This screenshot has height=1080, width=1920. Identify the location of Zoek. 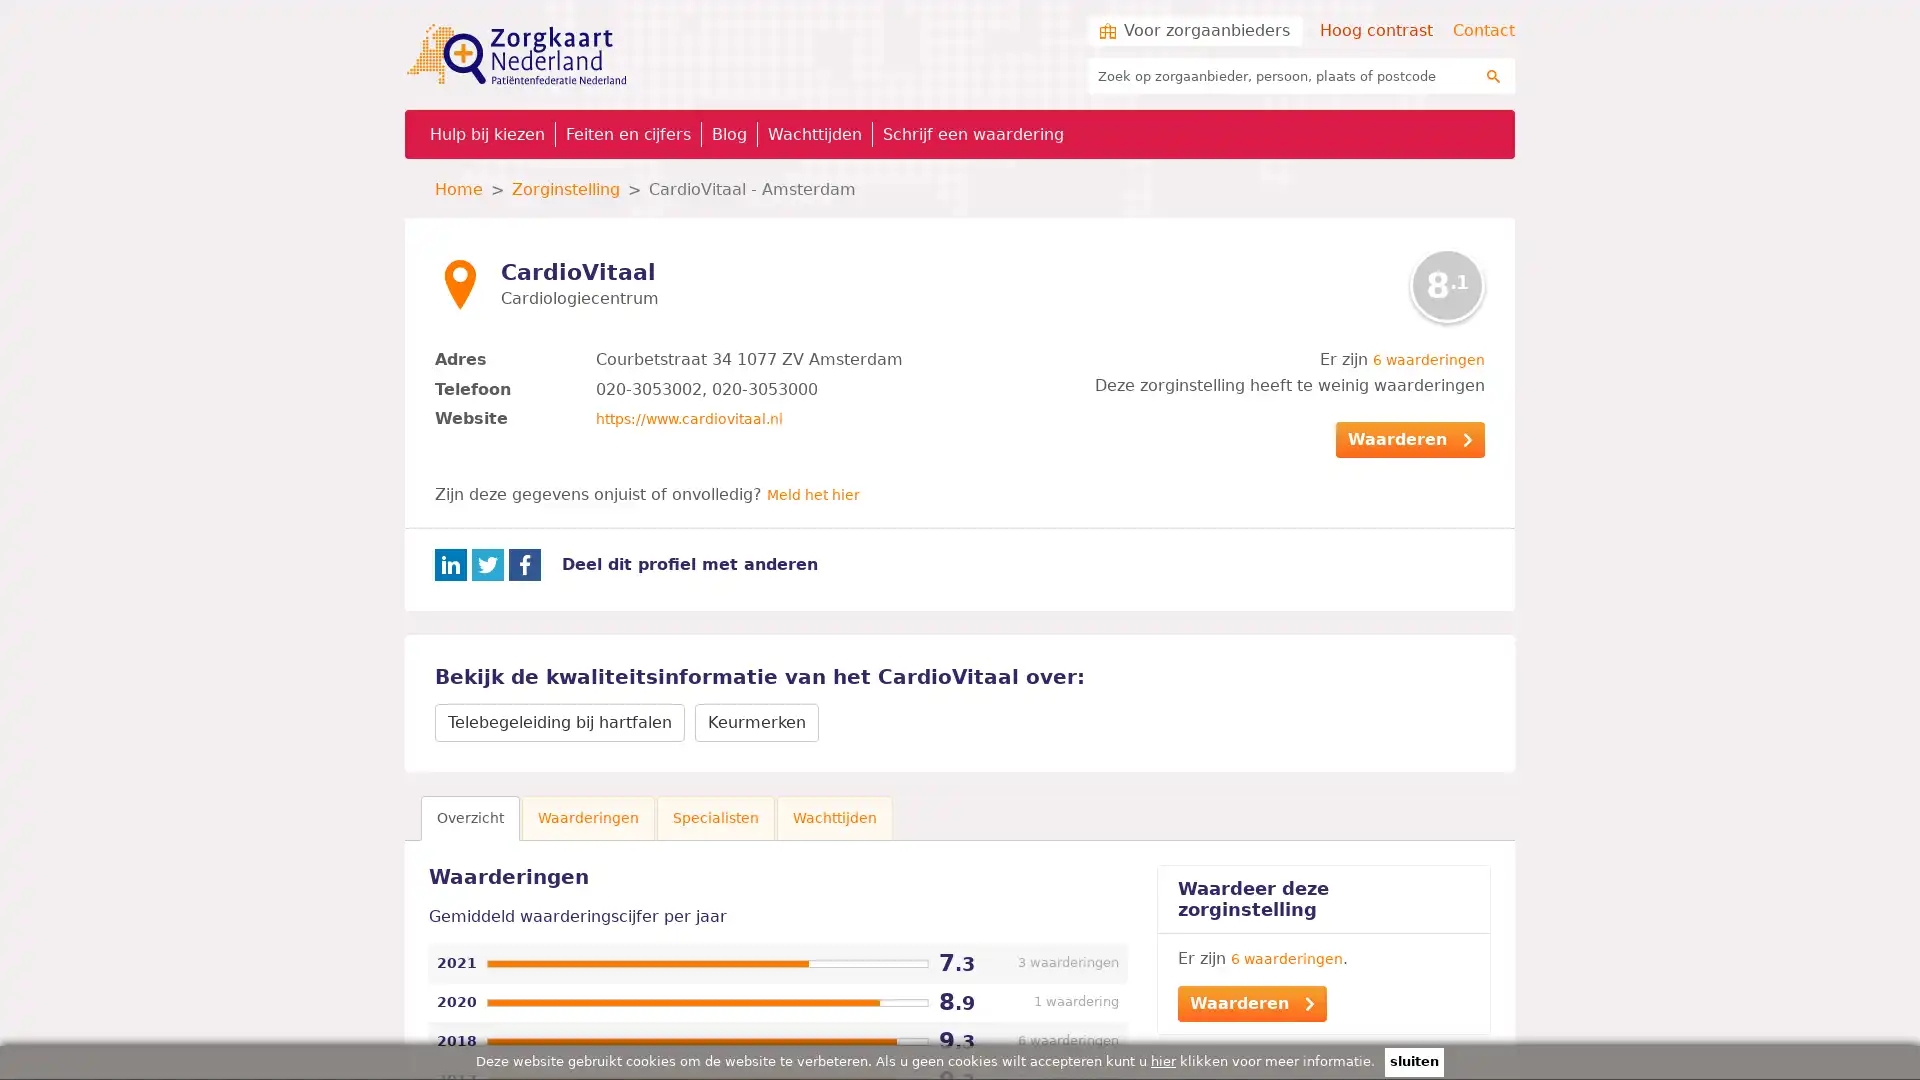
(1493, 75).